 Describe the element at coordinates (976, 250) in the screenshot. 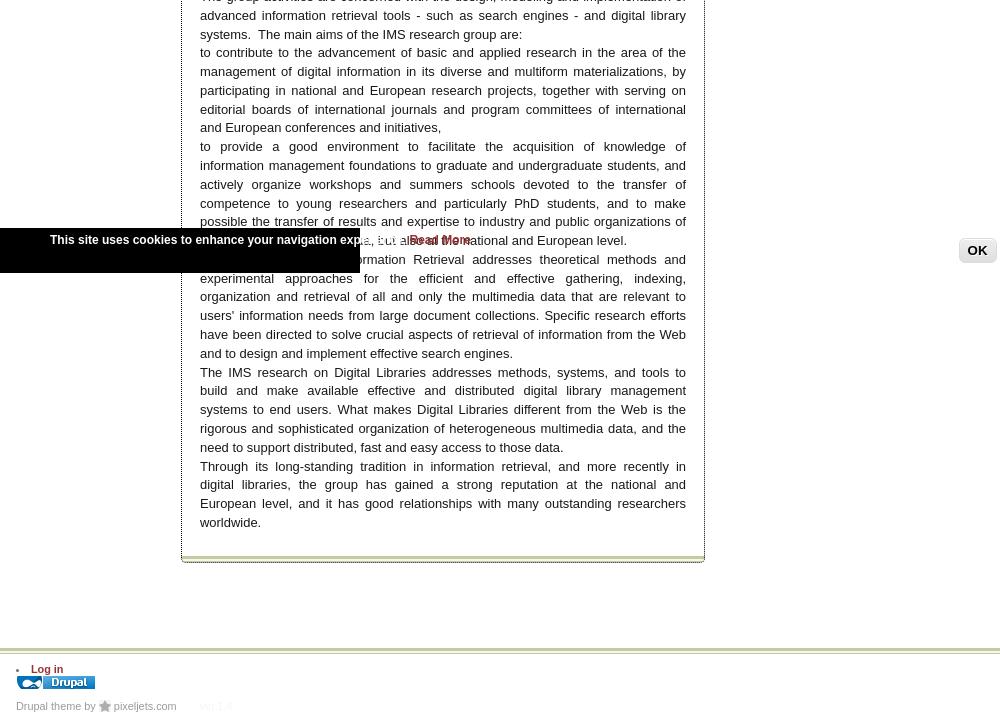

I see `'OK'` at that location.